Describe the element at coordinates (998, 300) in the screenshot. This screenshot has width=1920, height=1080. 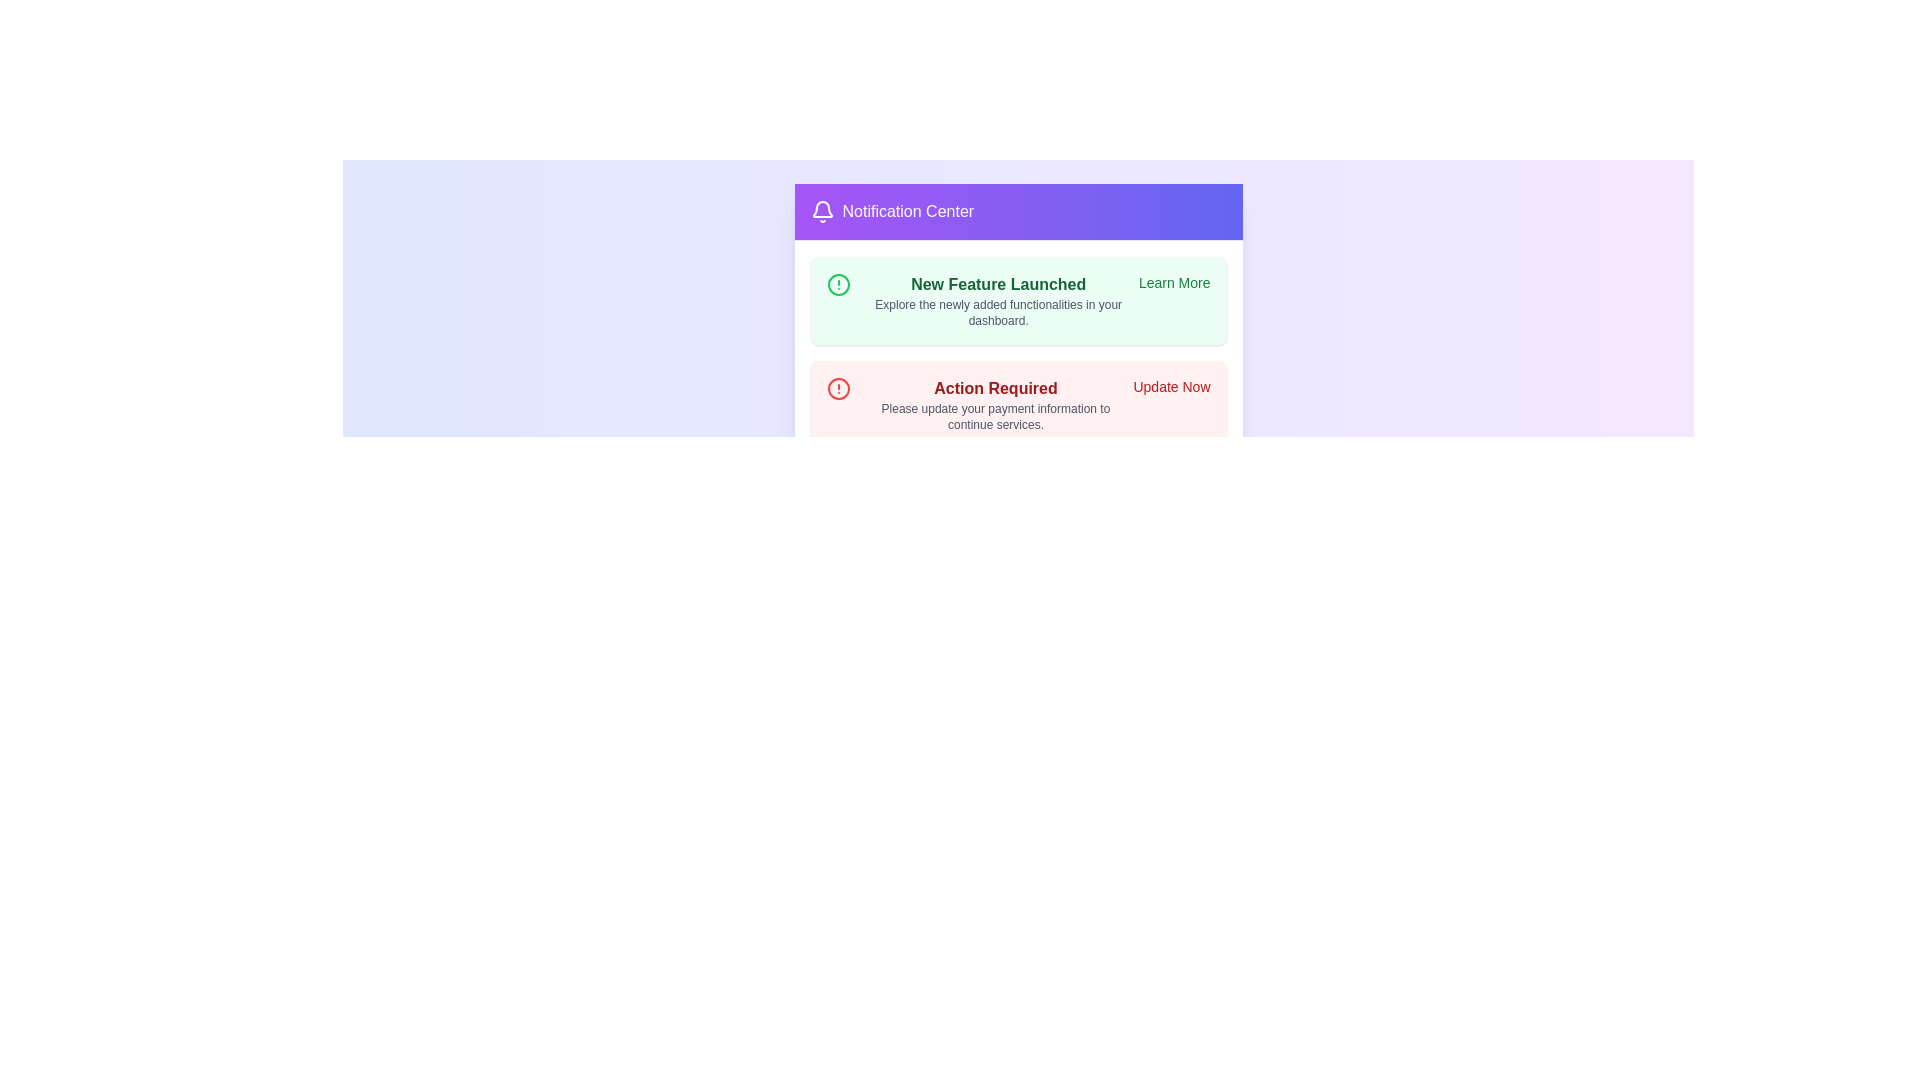
I see `the informational text block located in the green notification card at the top center of the 'Notification Center' panel` at that location.